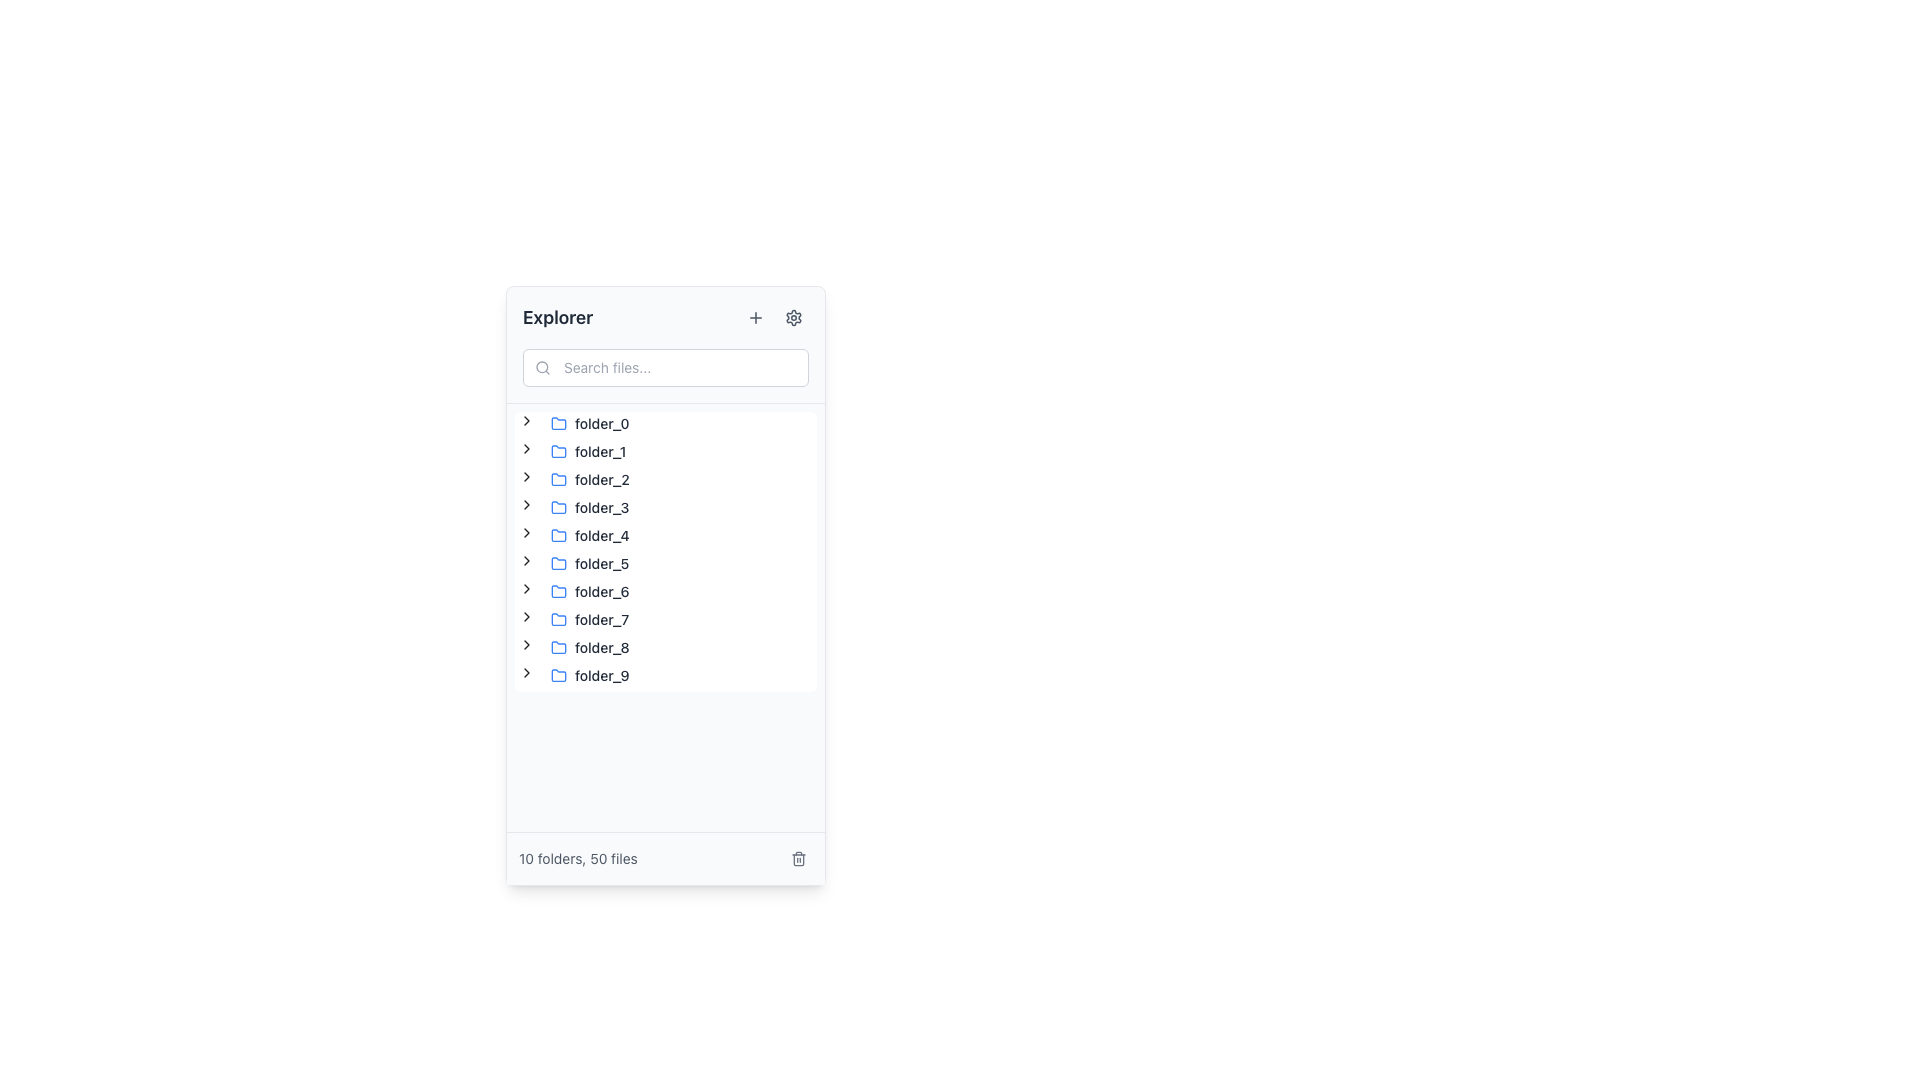 This screenshot has height=1080, width=1920. Describe the element at coordinates (558, 505) in the screenshot. I see `the folder icon labeled 'folder_3'` at that location.